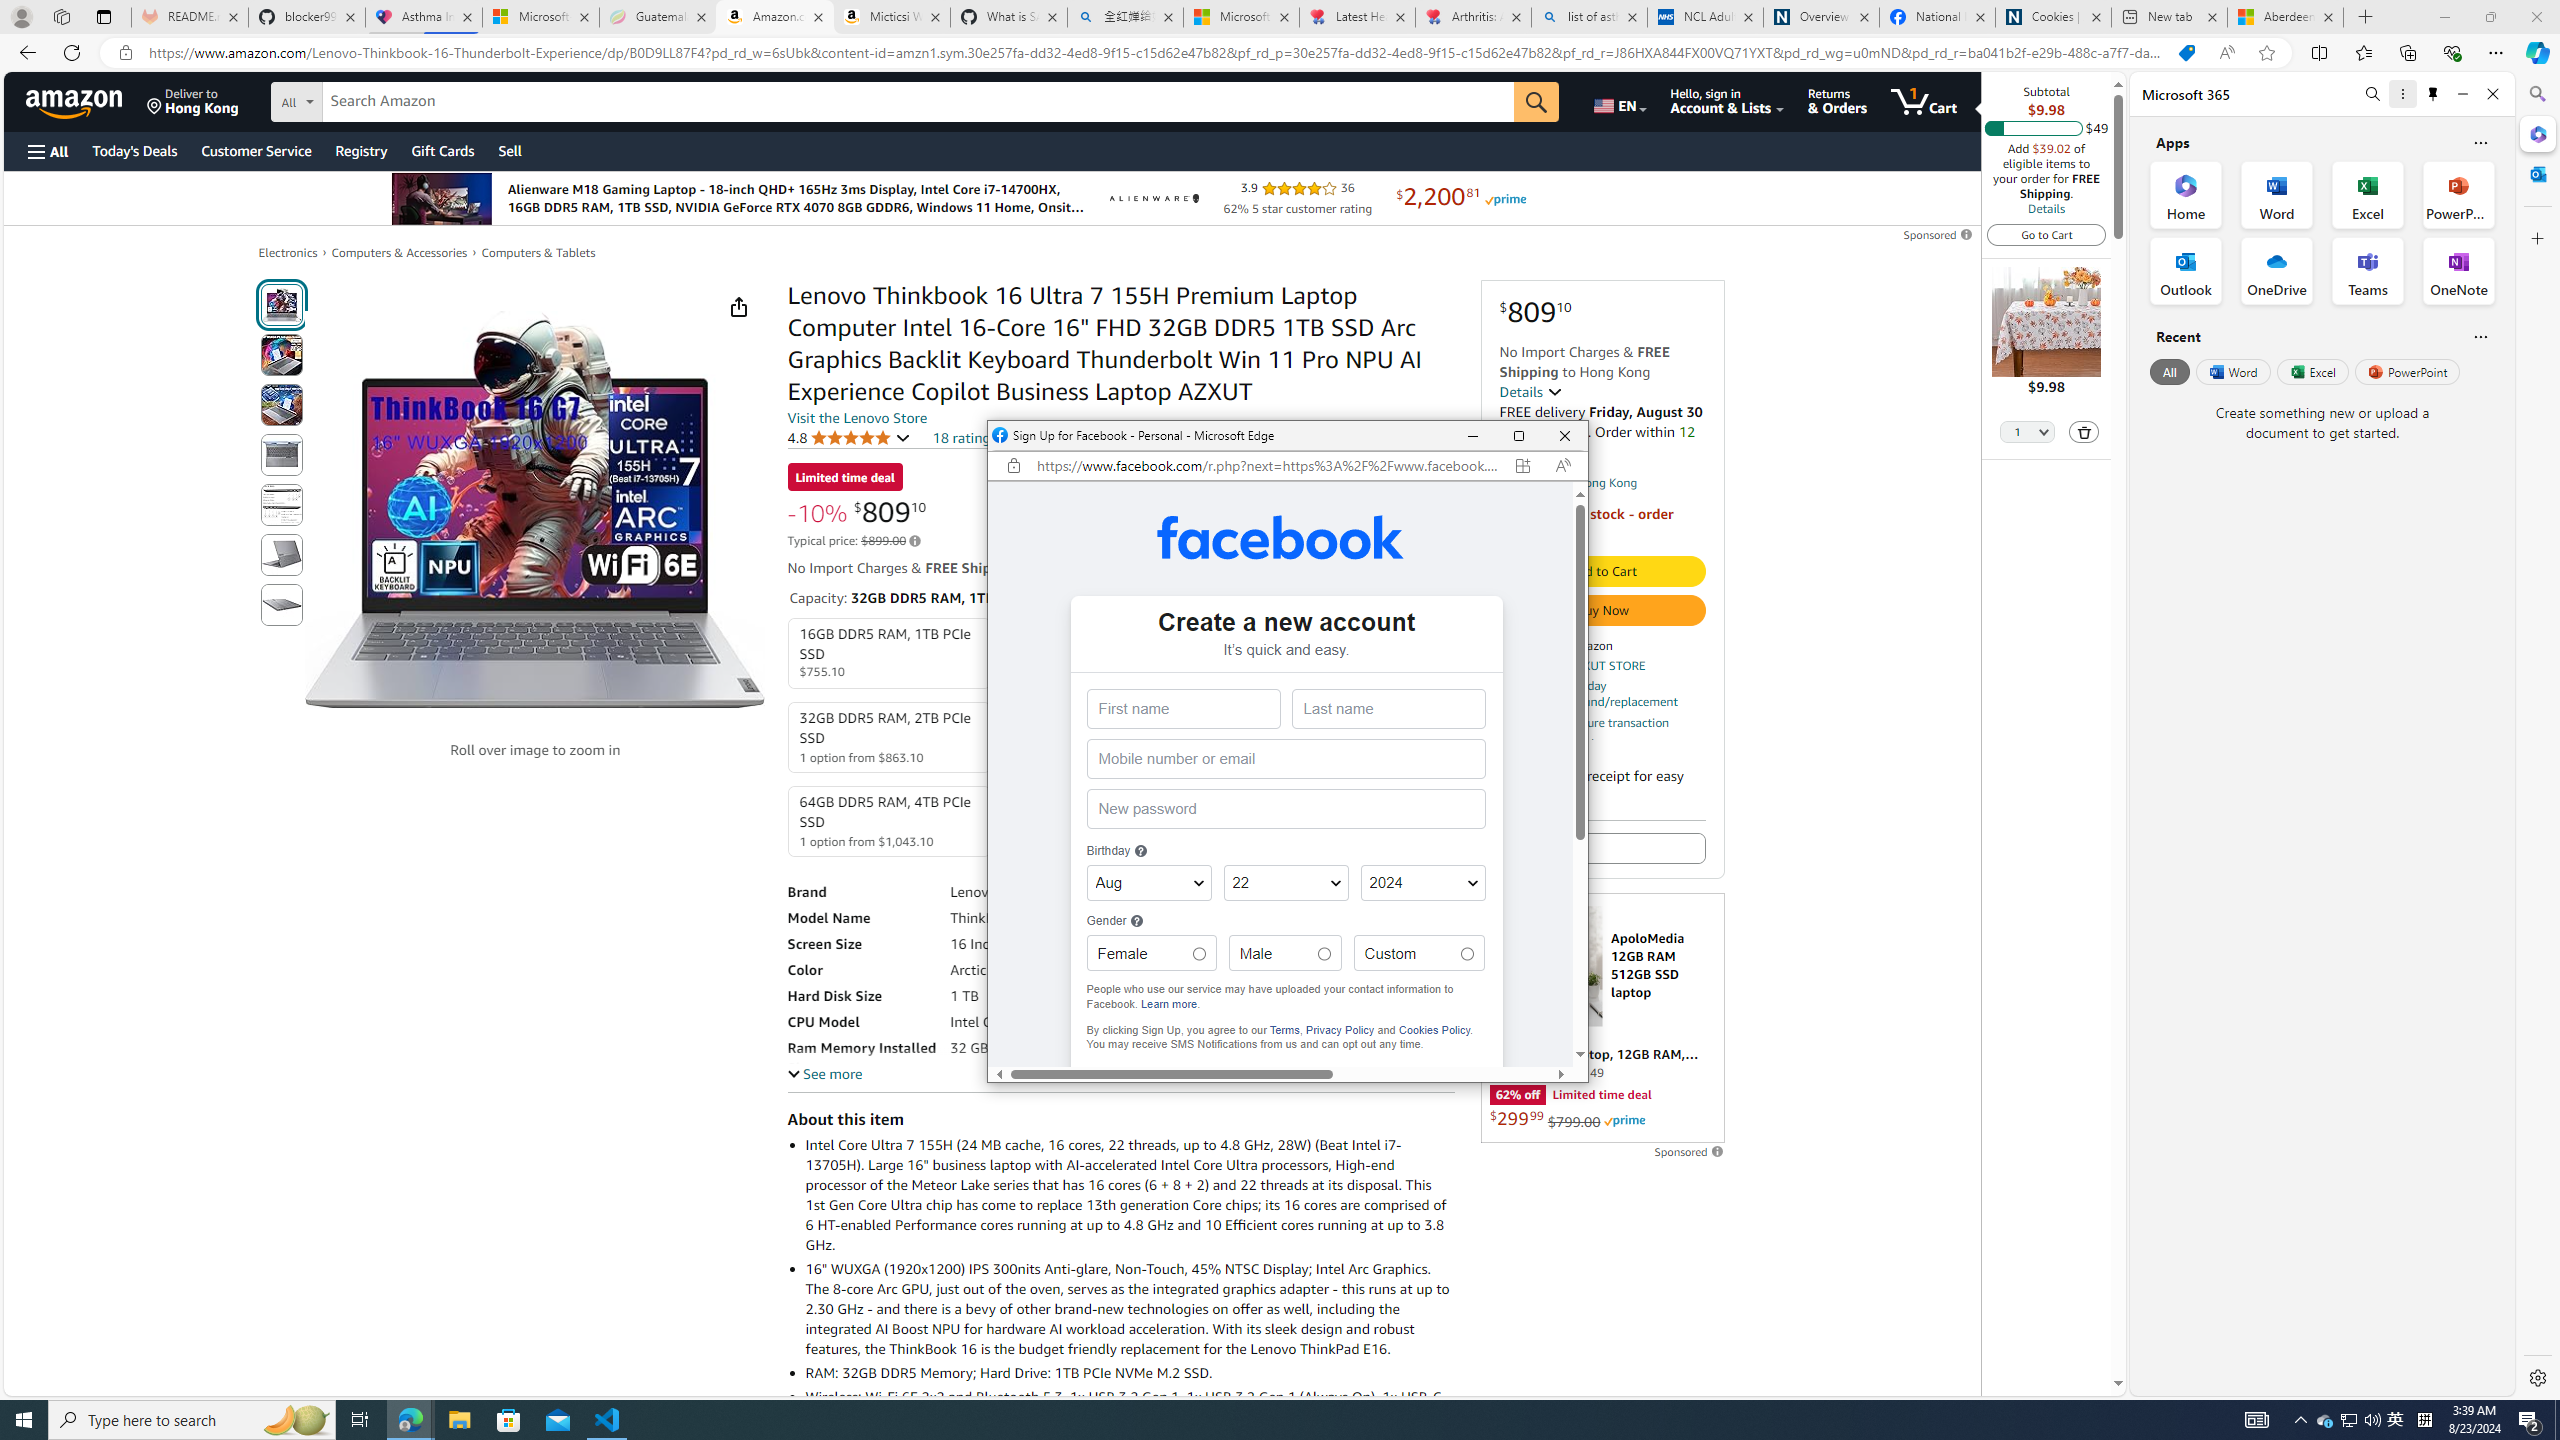 The width and height of the screenshot is (2560, 1440). I want to click on 'Visit the Lenovo Store', so click(856, 417).